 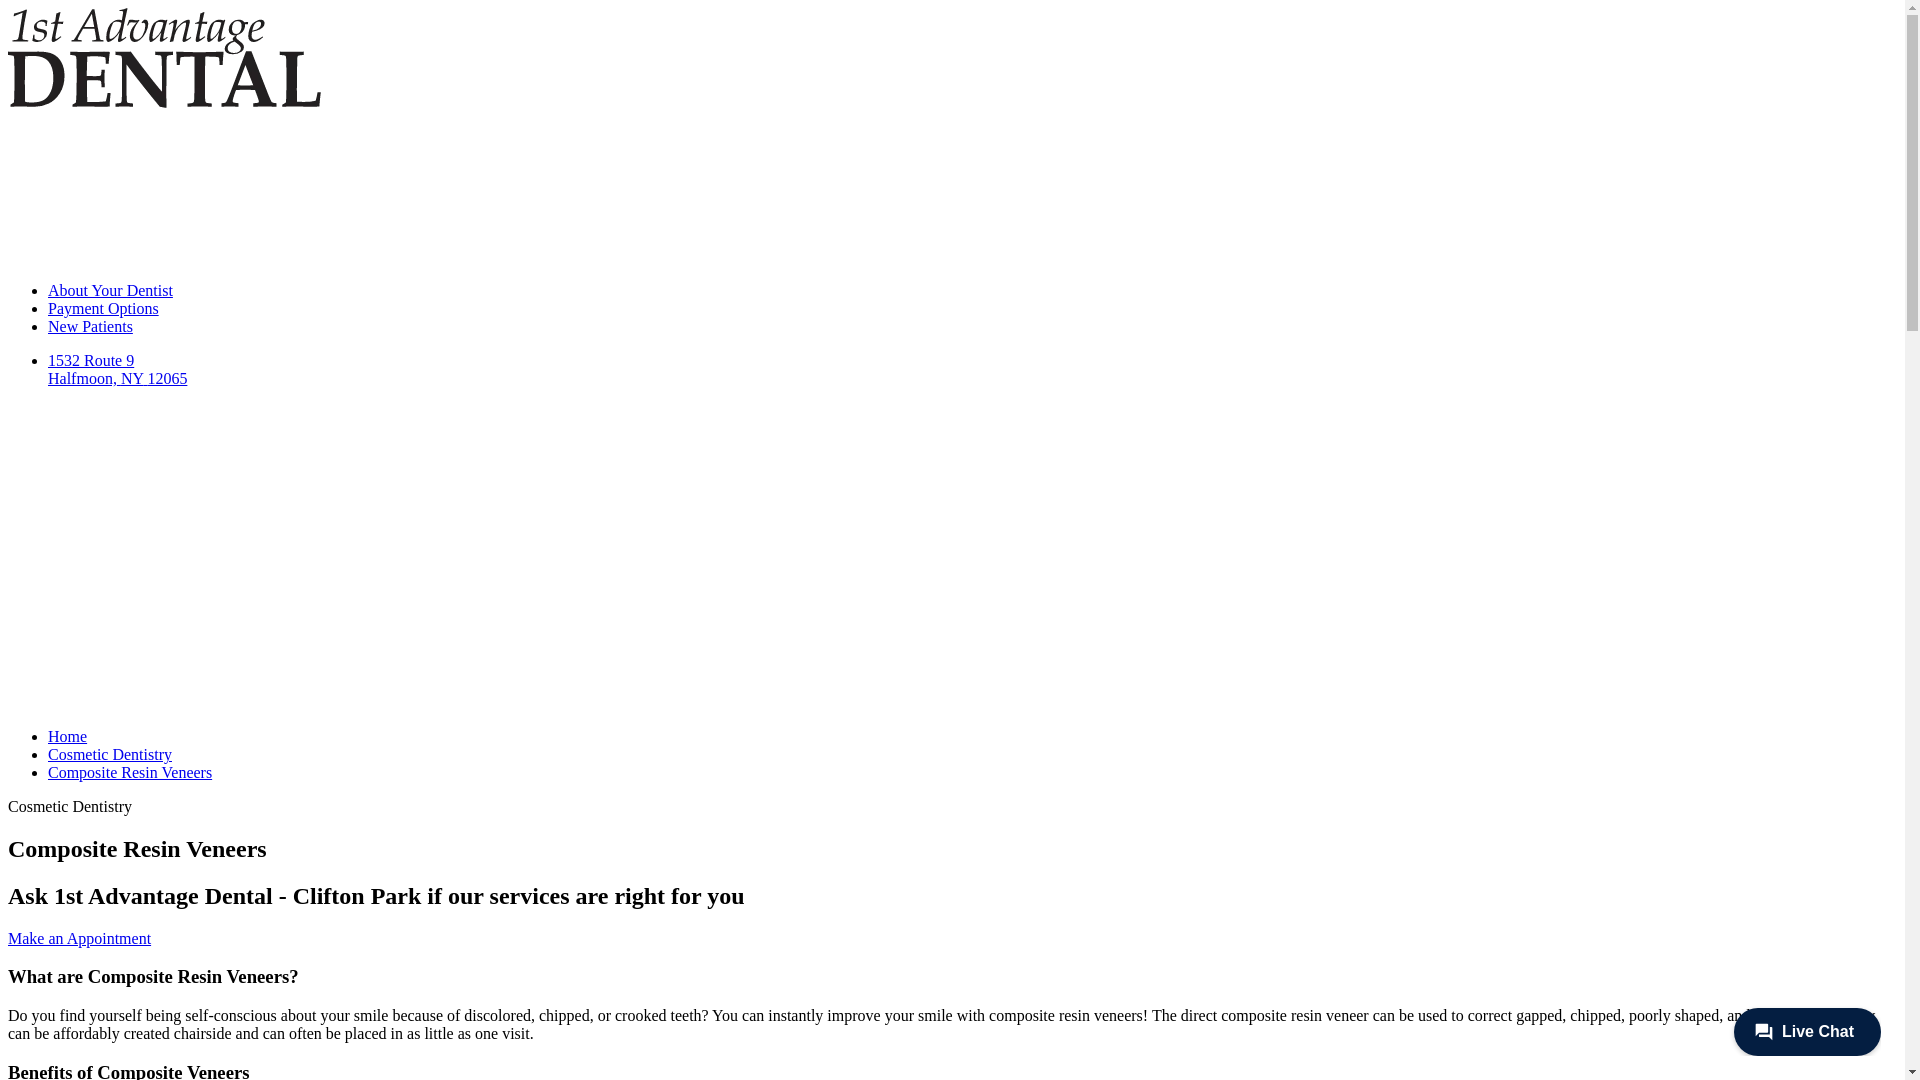 I want to click on '1532 Route 9, so click(x=972, y=445).